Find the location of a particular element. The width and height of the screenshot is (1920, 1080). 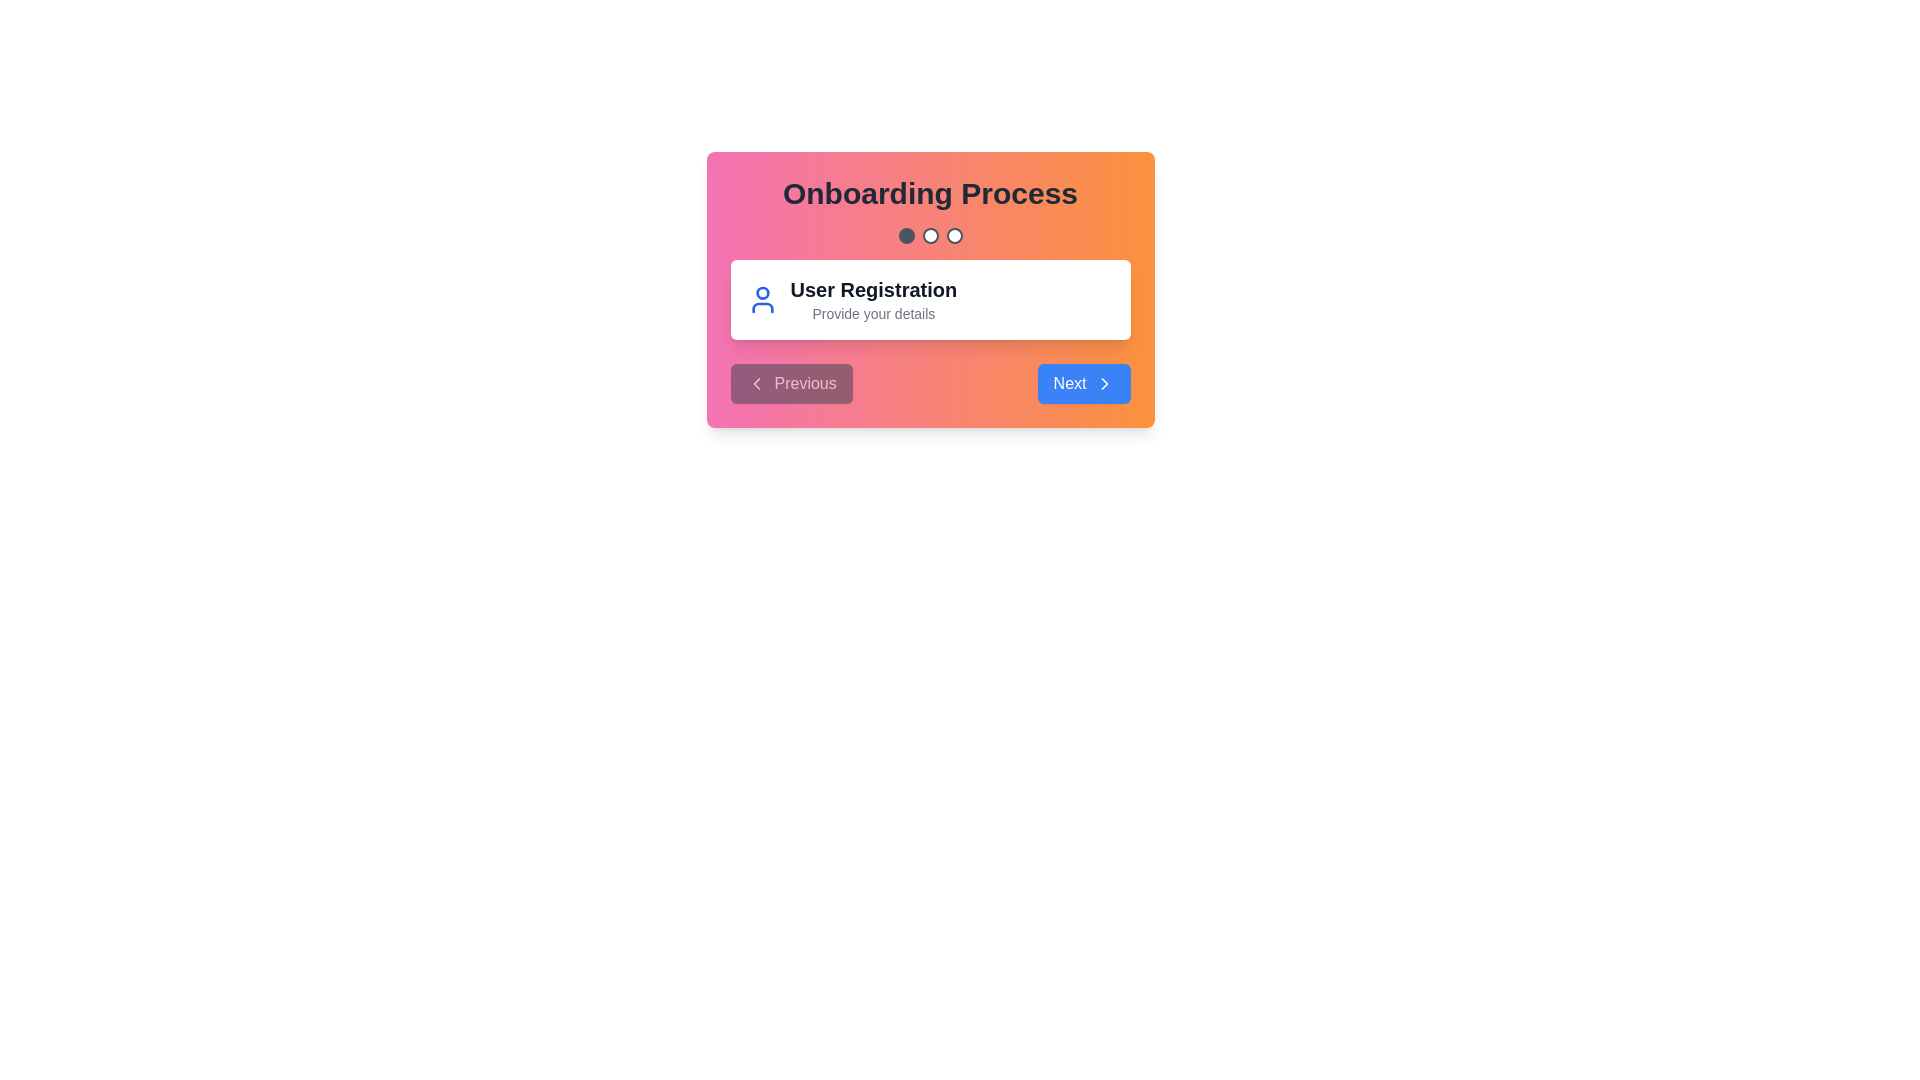

the Section Header which includes a user icon in blue and two lines of text: 'User Registration' and 'Provide your details' is located at coordinates (929, 300).